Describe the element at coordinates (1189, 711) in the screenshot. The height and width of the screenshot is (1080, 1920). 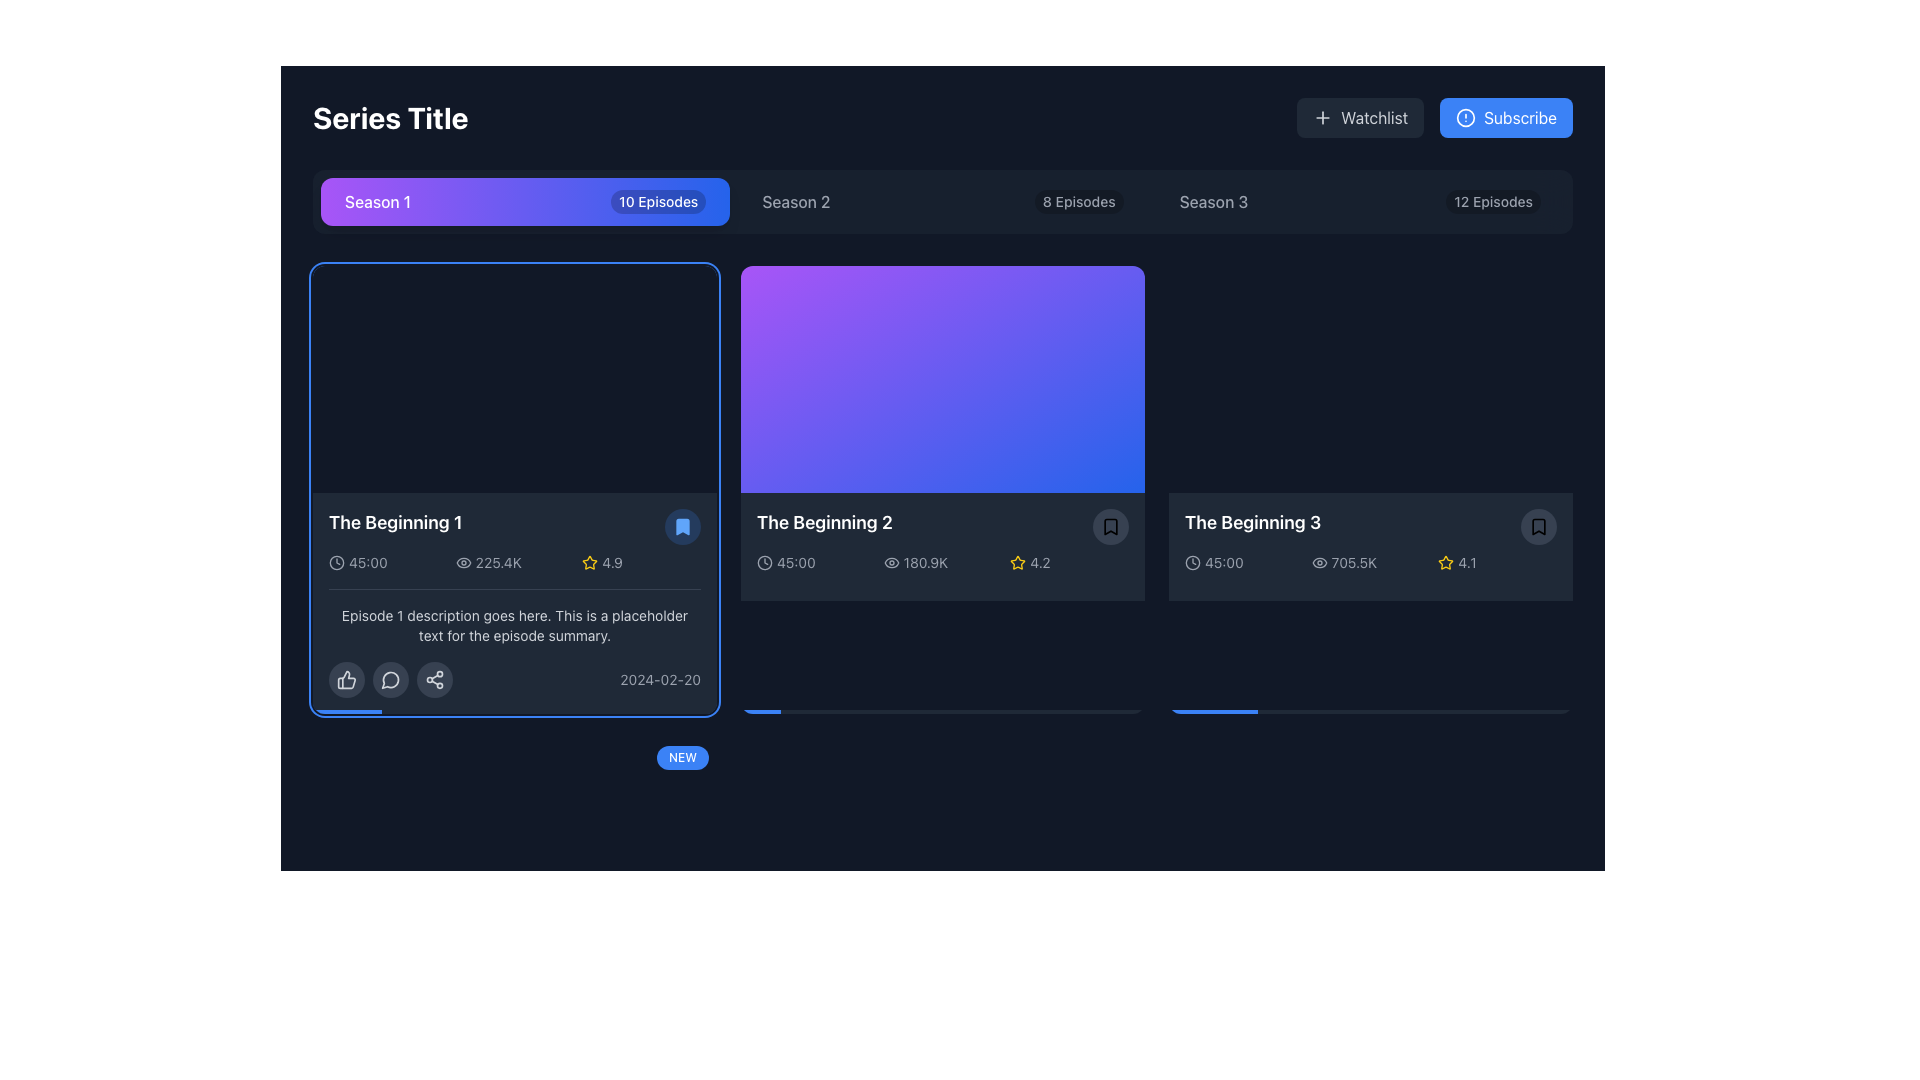
I see `progress level` at that location.